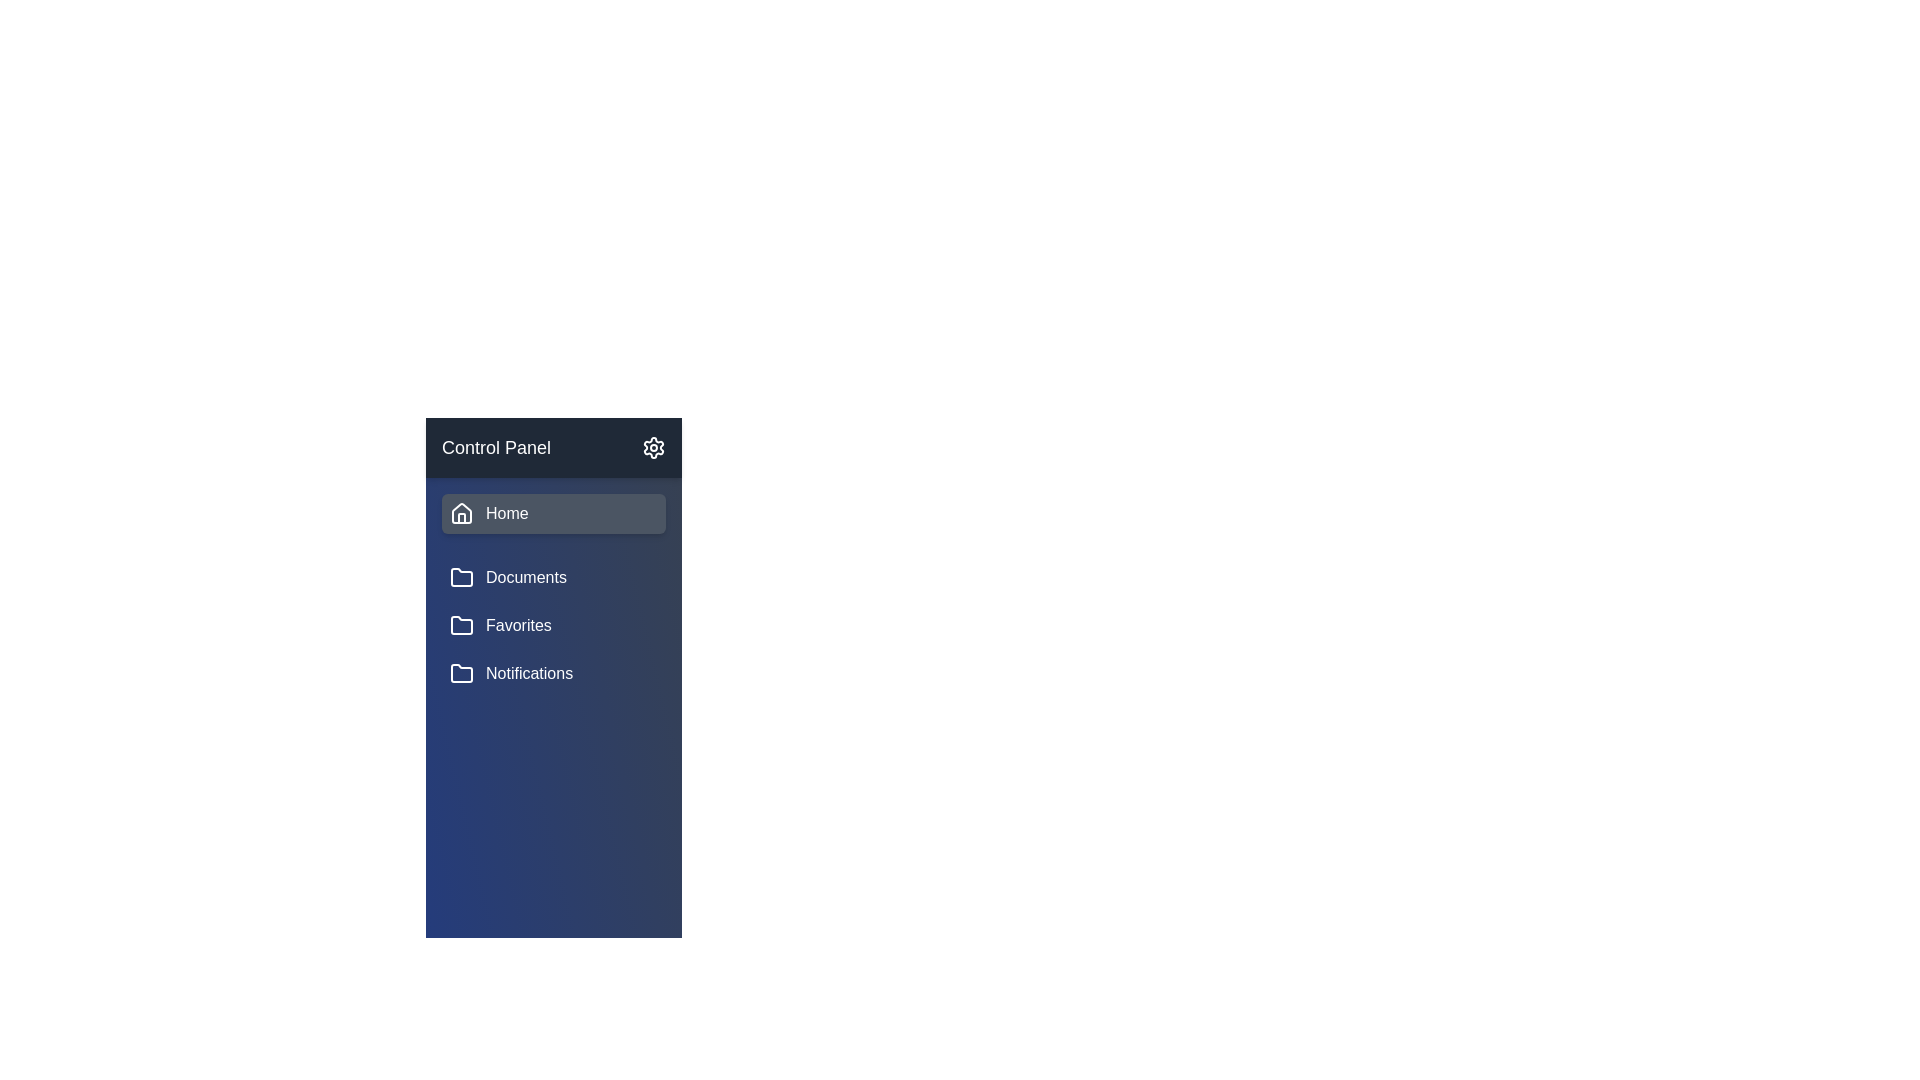  What do you see at coordinates (553, 624) in the screenshot?
I see `the sidebar item corresponding to Favorites to navigate to that section` at bounding box center [553, 624].